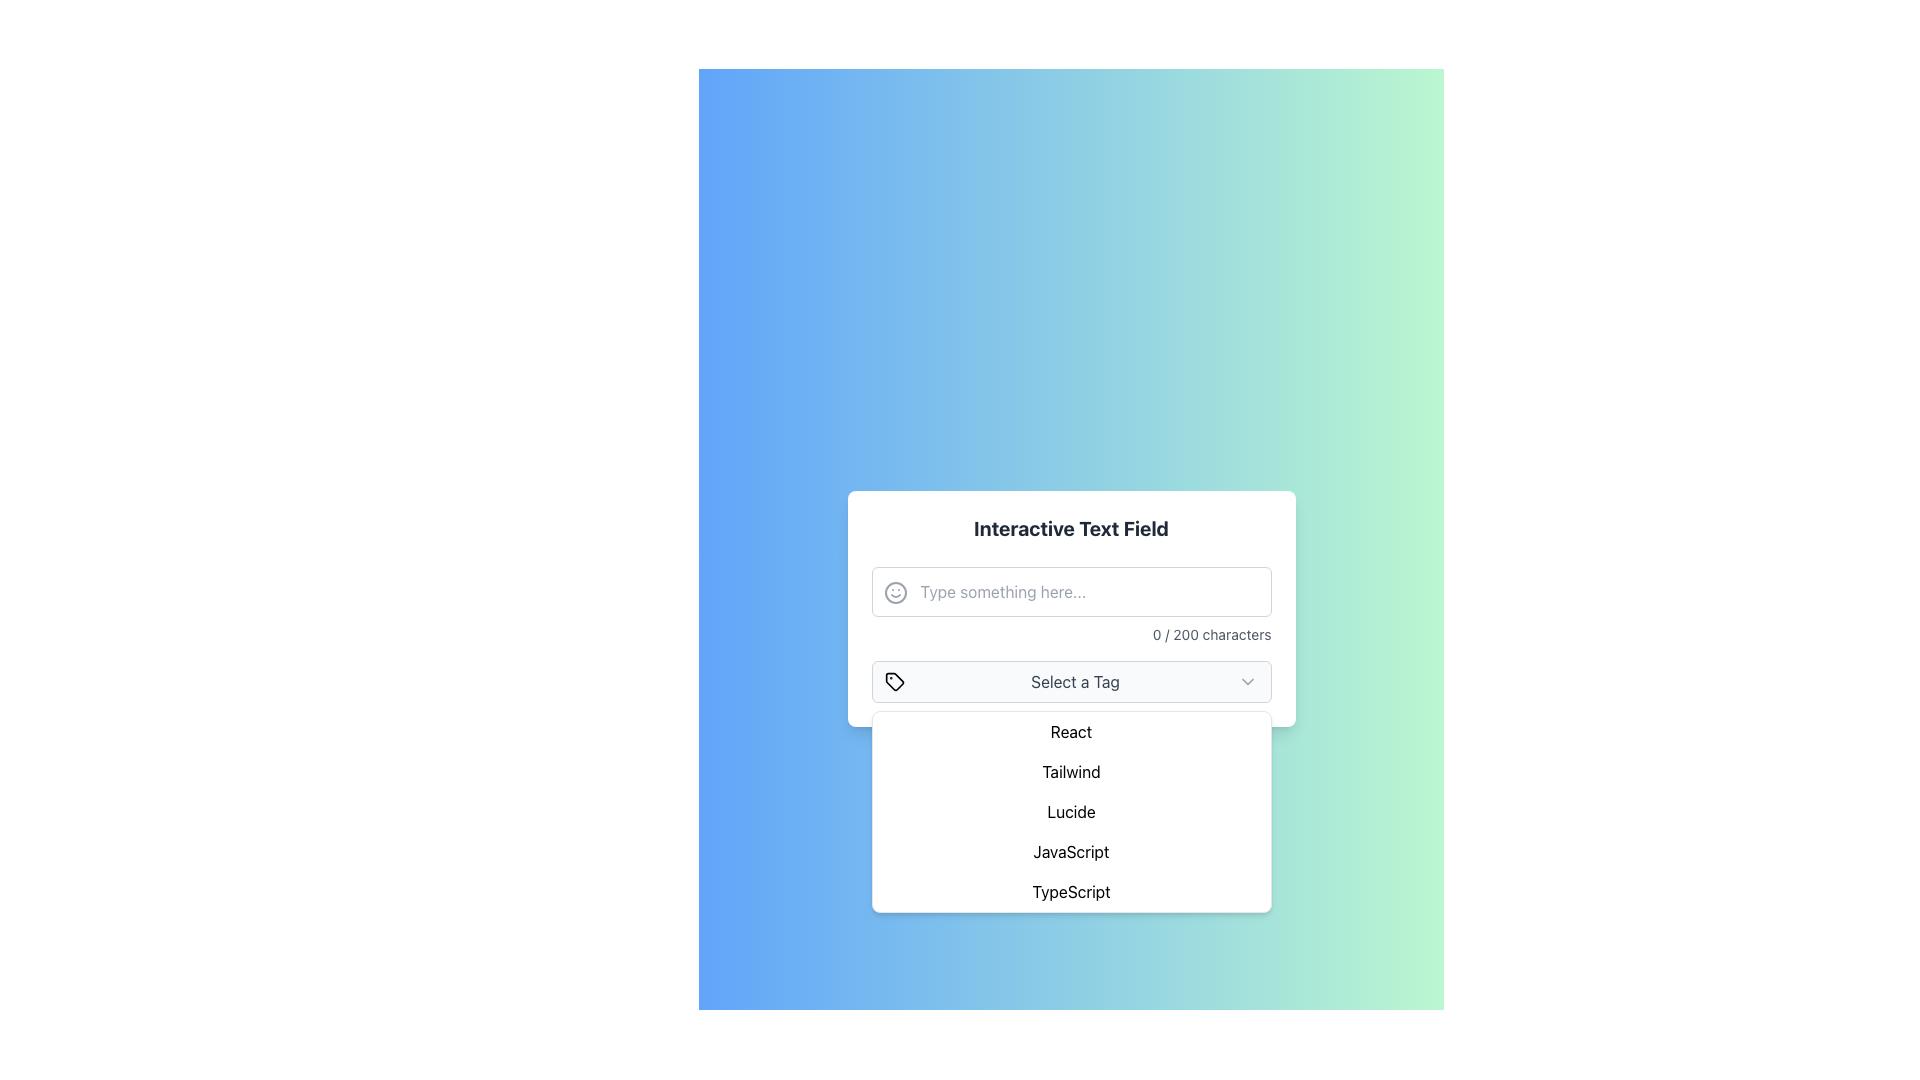 The width and height of the screenshot is (1920, 1080). Describe the element at coordinates (1070, 812) in the screenshot. I see `the third item in the dropdown list` at that location.